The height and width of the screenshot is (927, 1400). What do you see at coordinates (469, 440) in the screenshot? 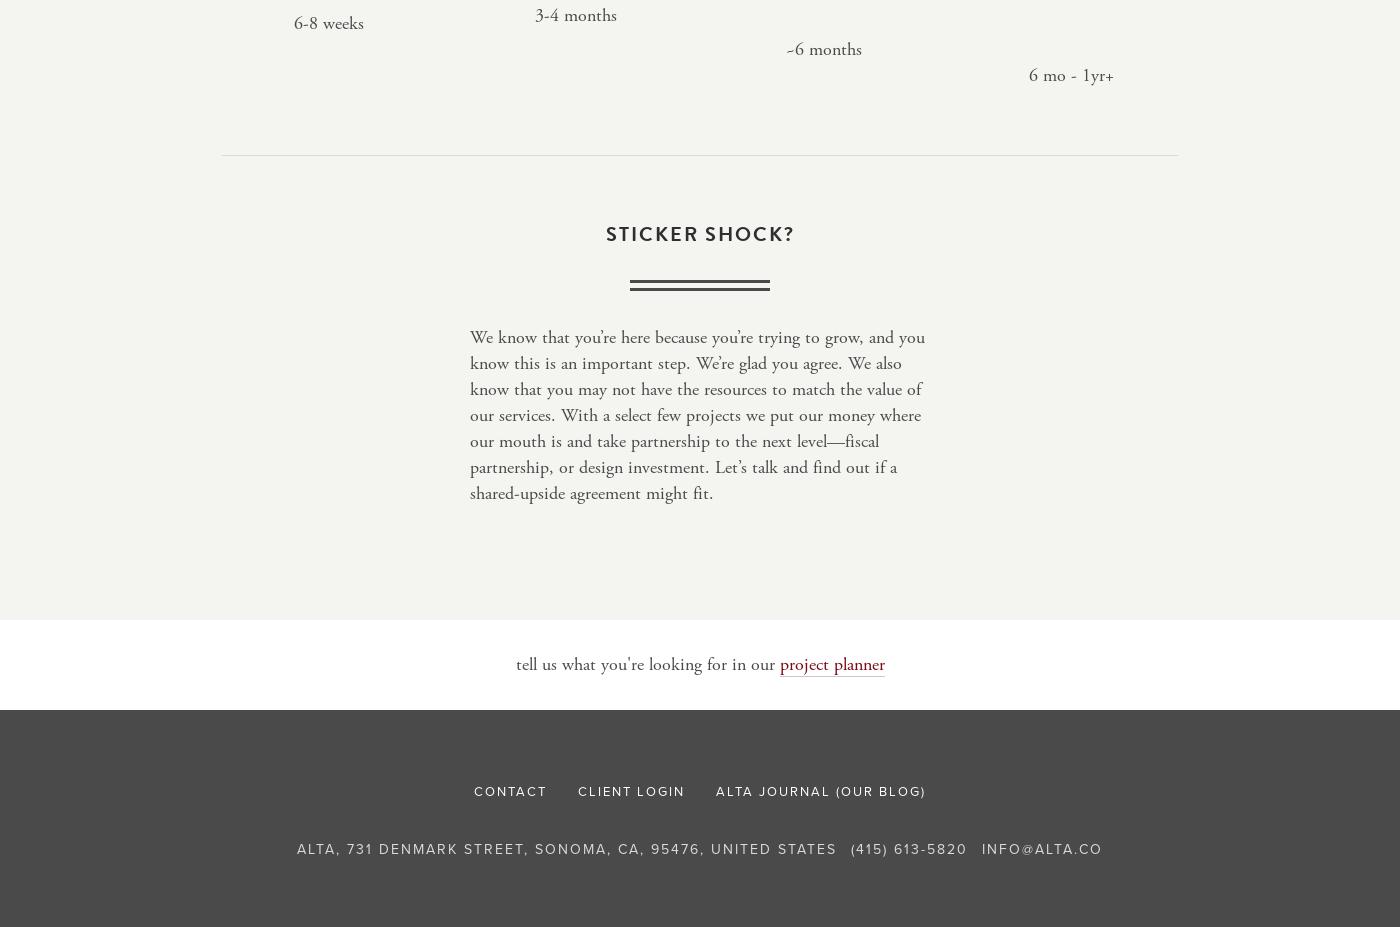
I see `'may not have the resources to match the value of our services. With a select few projects we put our money where our mouth is and take partnership to the next level—fiscal partnership, or design investment. Let’s talk and find out if a shared-upside agreement might fit.'` at bounding box center [469, 440].